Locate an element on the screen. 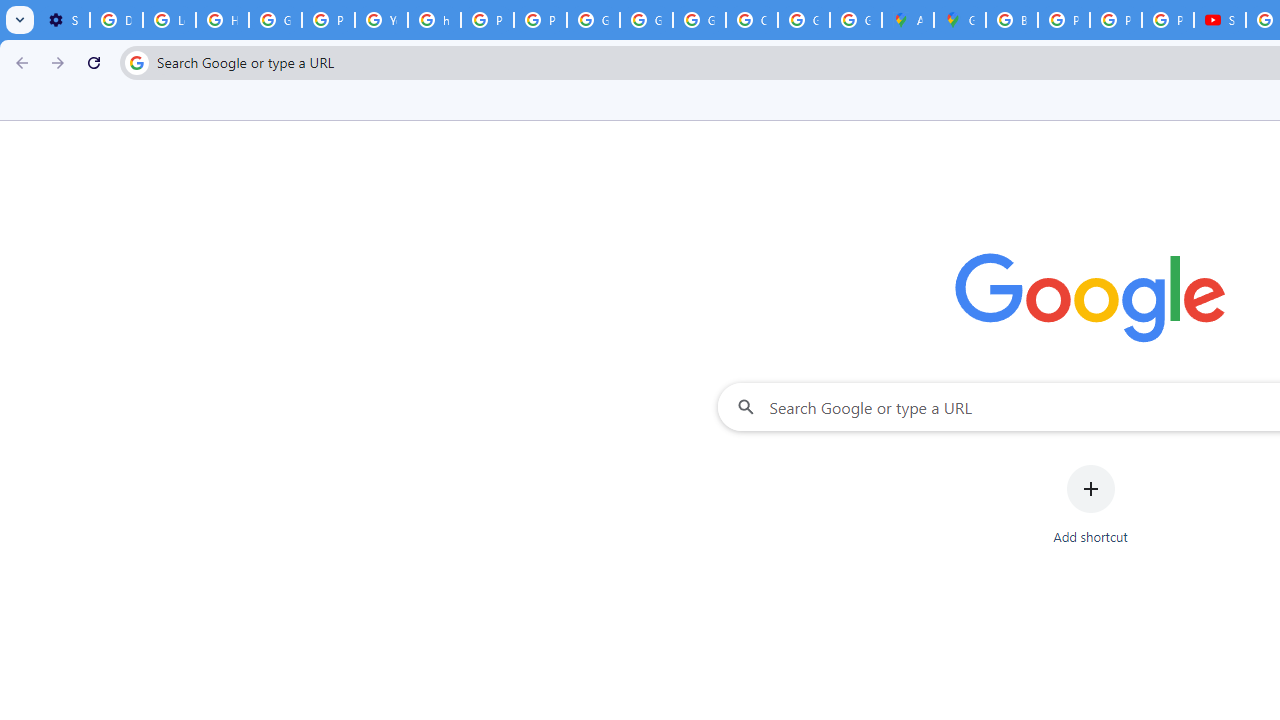  'Learn how to find your photos - Google Photos Help' is located at coordinates (169, 20).